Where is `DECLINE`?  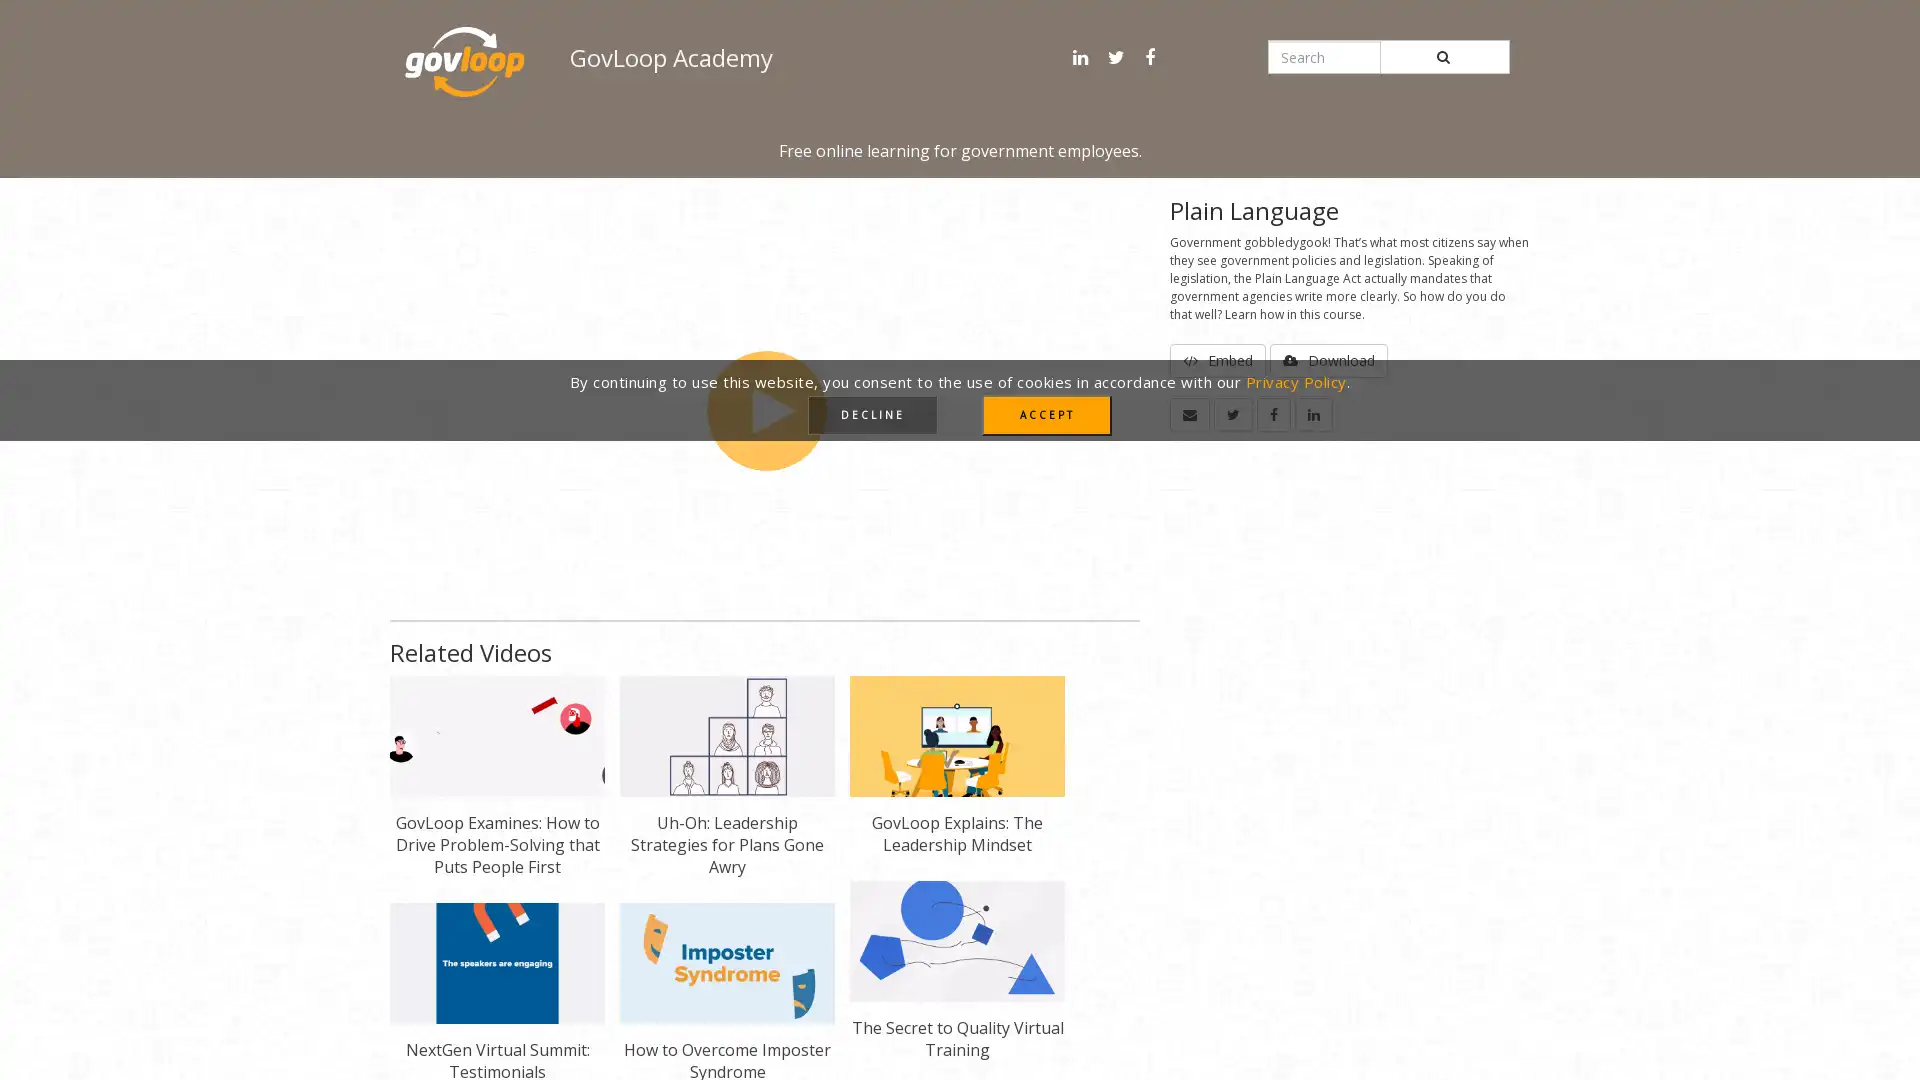
DECLINE is located at coordinates (873, 414).